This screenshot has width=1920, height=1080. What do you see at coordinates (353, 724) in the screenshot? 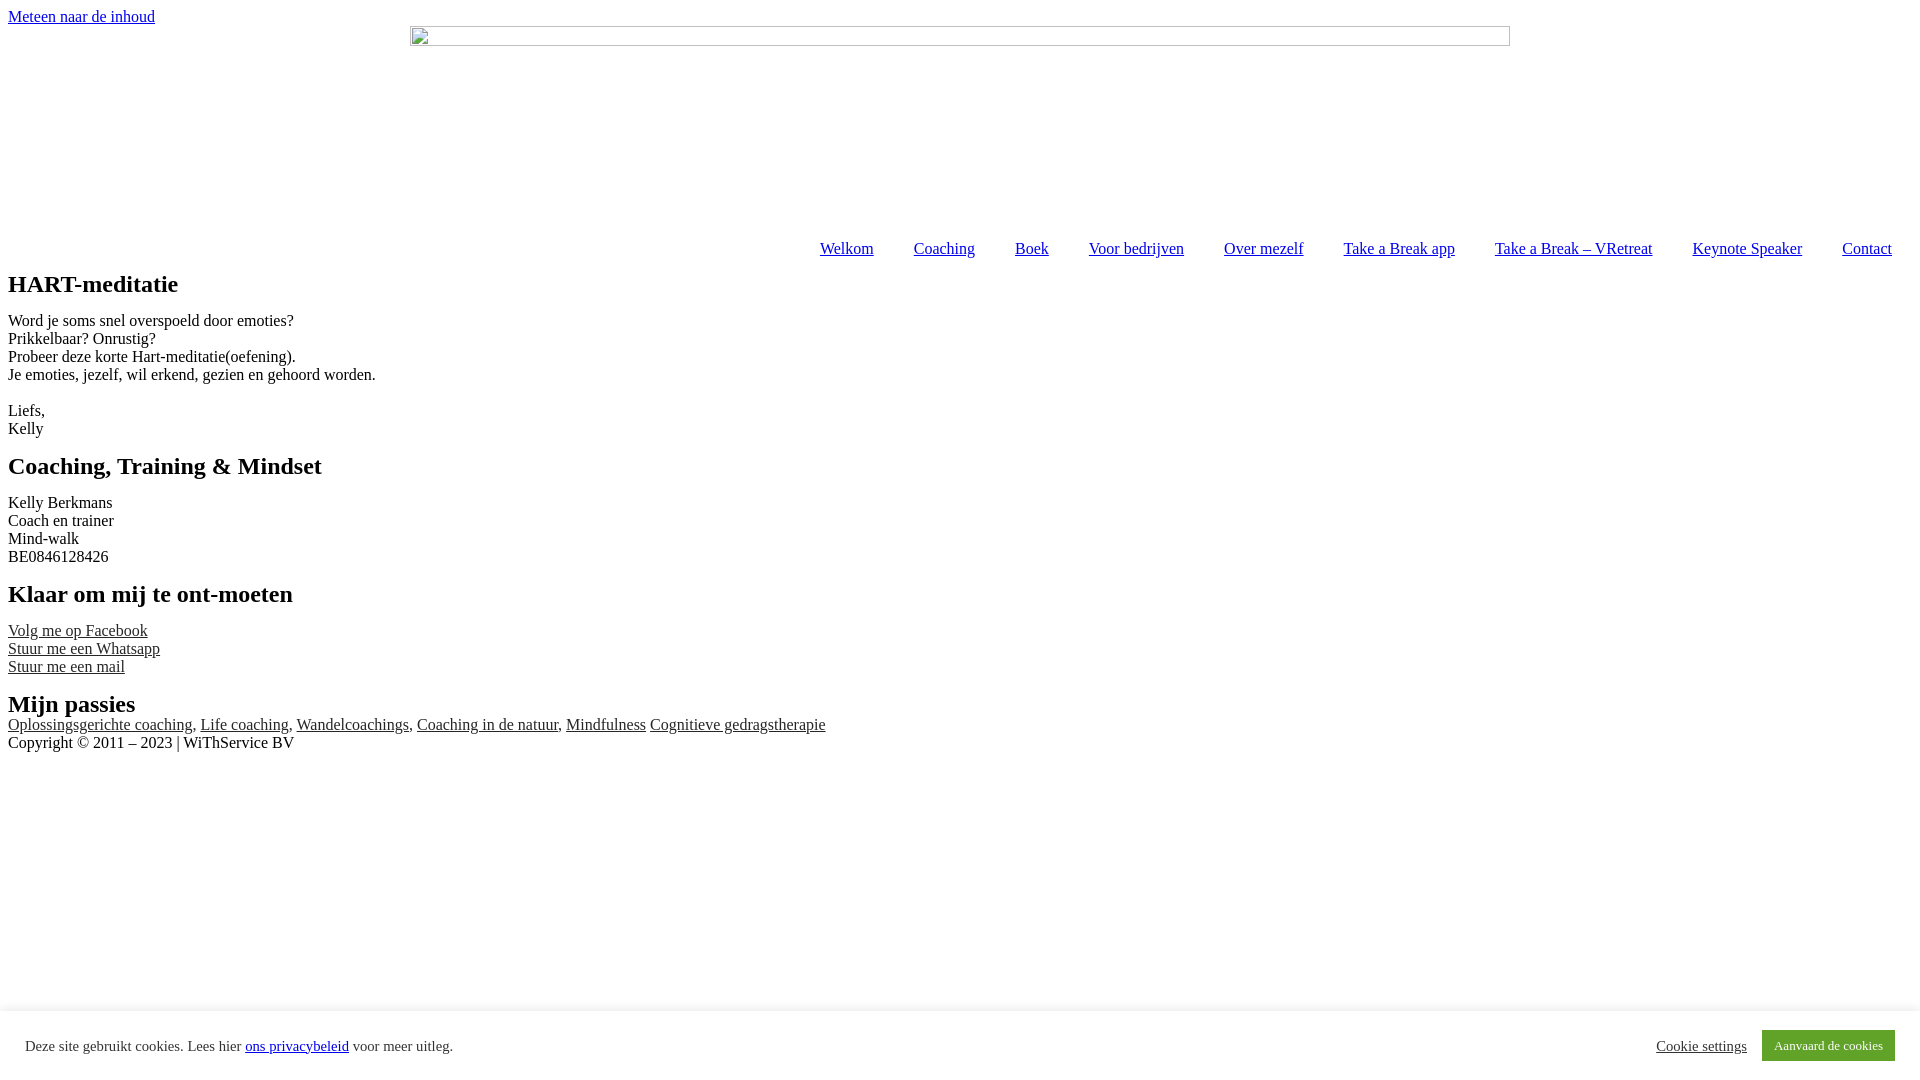
I see `'Wandelcoachings'` at bounding box center [353, 724].